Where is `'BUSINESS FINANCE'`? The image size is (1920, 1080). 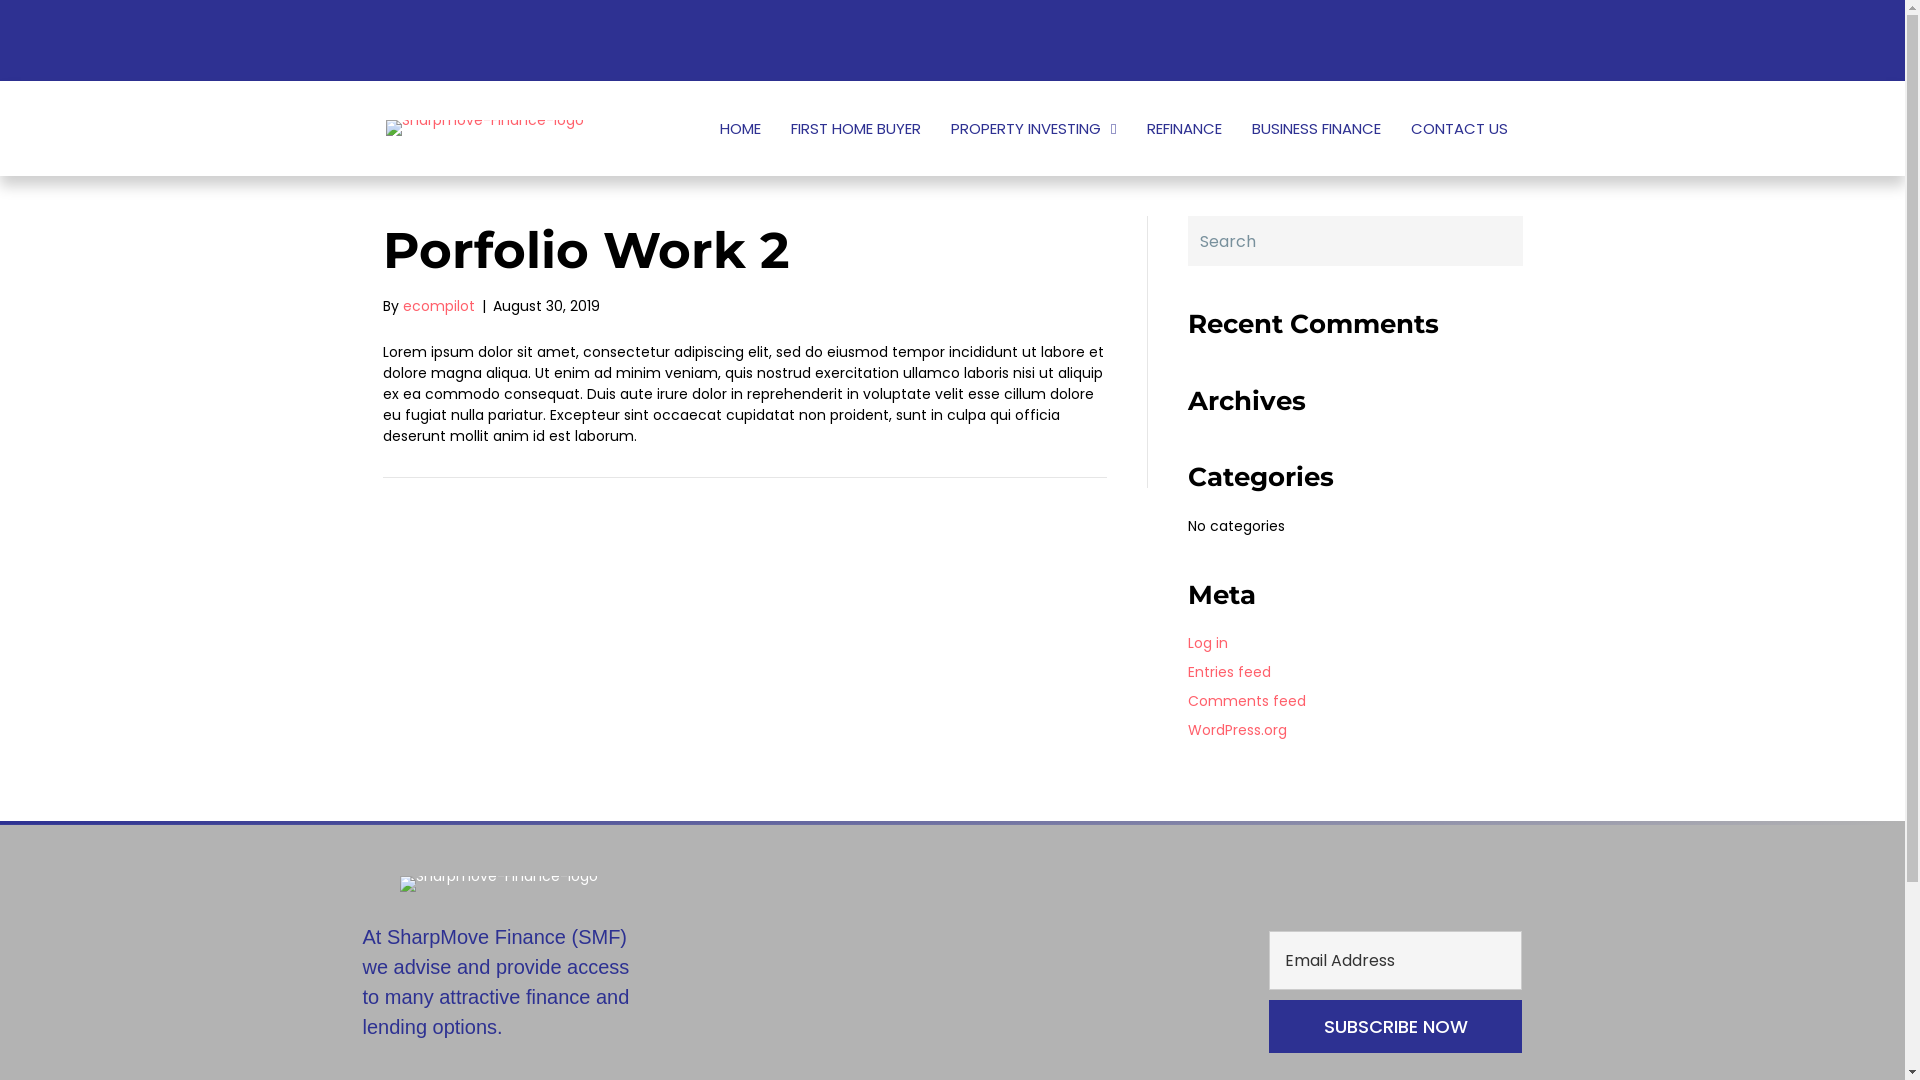 'BUSINESS FINANCE' is located at coordinates (1316, 128).